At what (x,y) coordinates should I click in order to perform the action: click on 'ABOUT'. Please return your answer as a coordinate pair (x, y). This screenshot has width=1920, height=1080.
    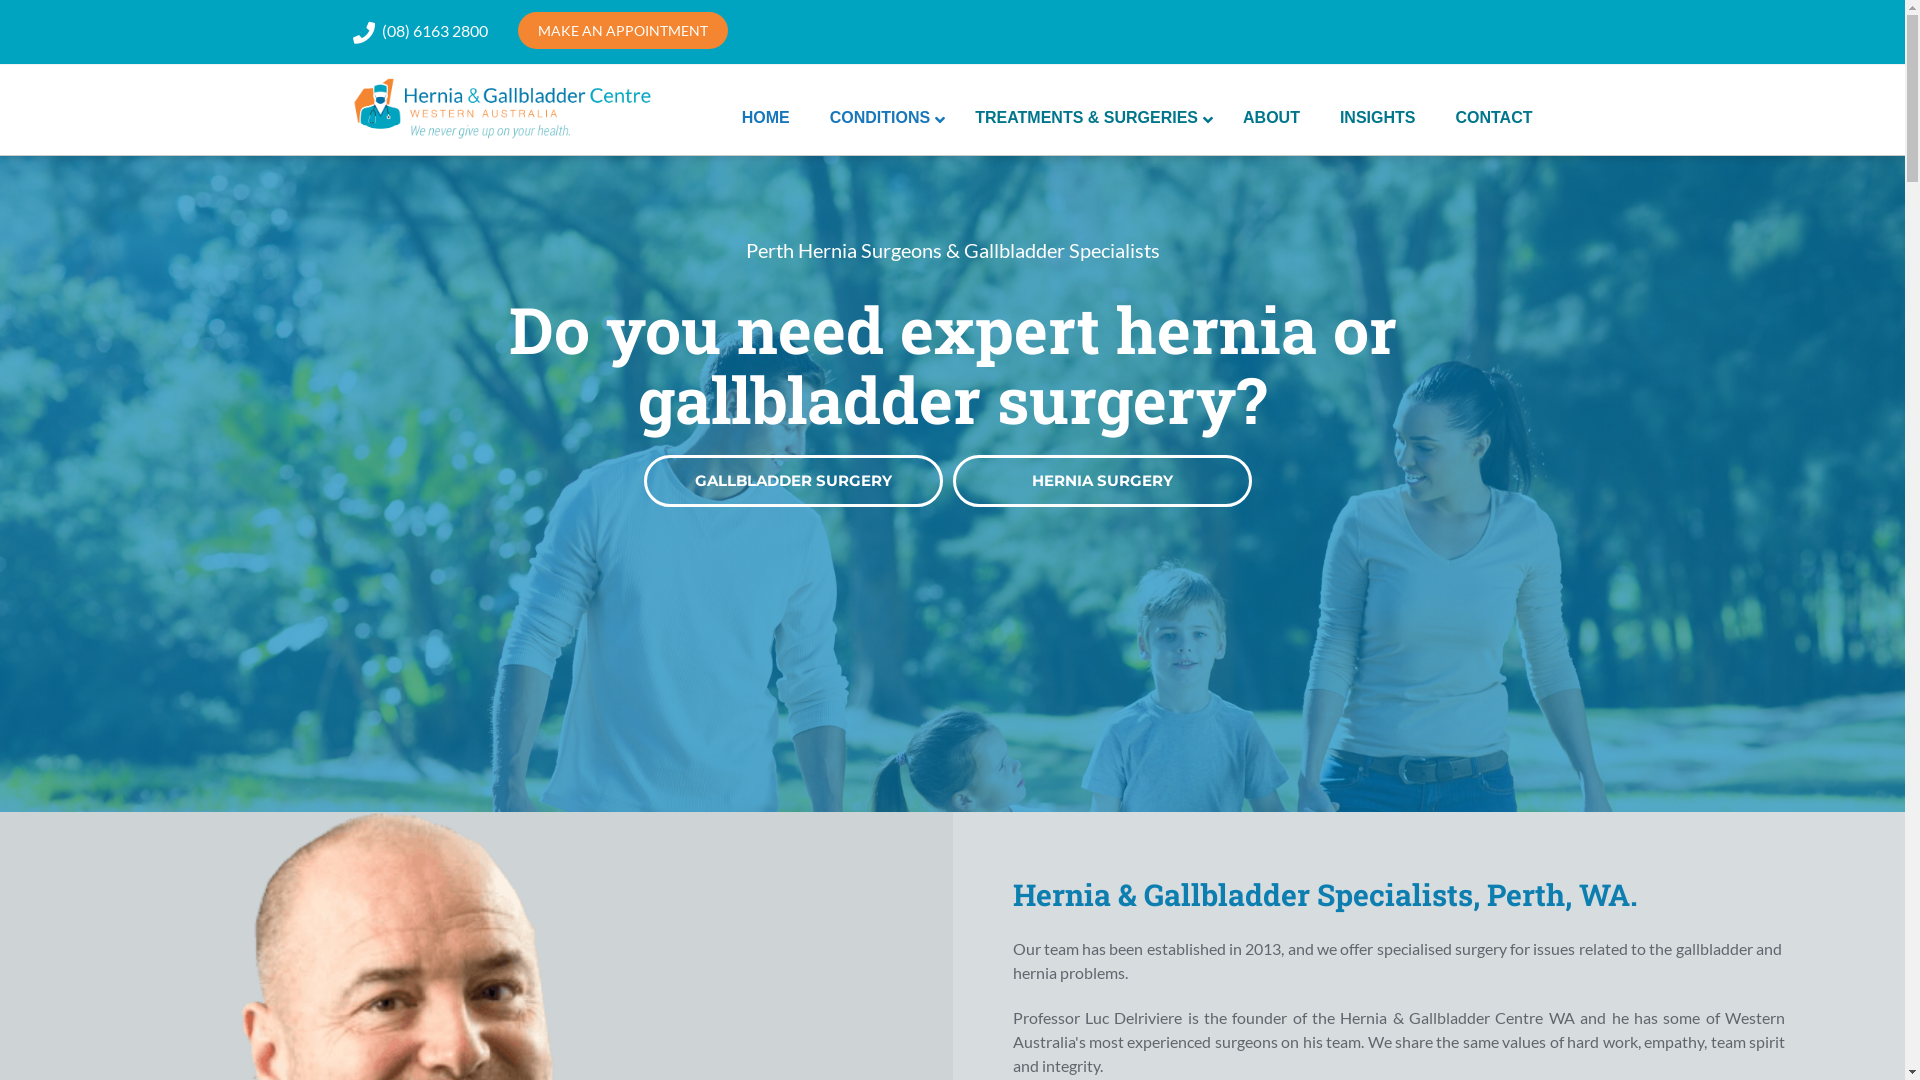
    Looking at the image, I should click on (1270, 118).